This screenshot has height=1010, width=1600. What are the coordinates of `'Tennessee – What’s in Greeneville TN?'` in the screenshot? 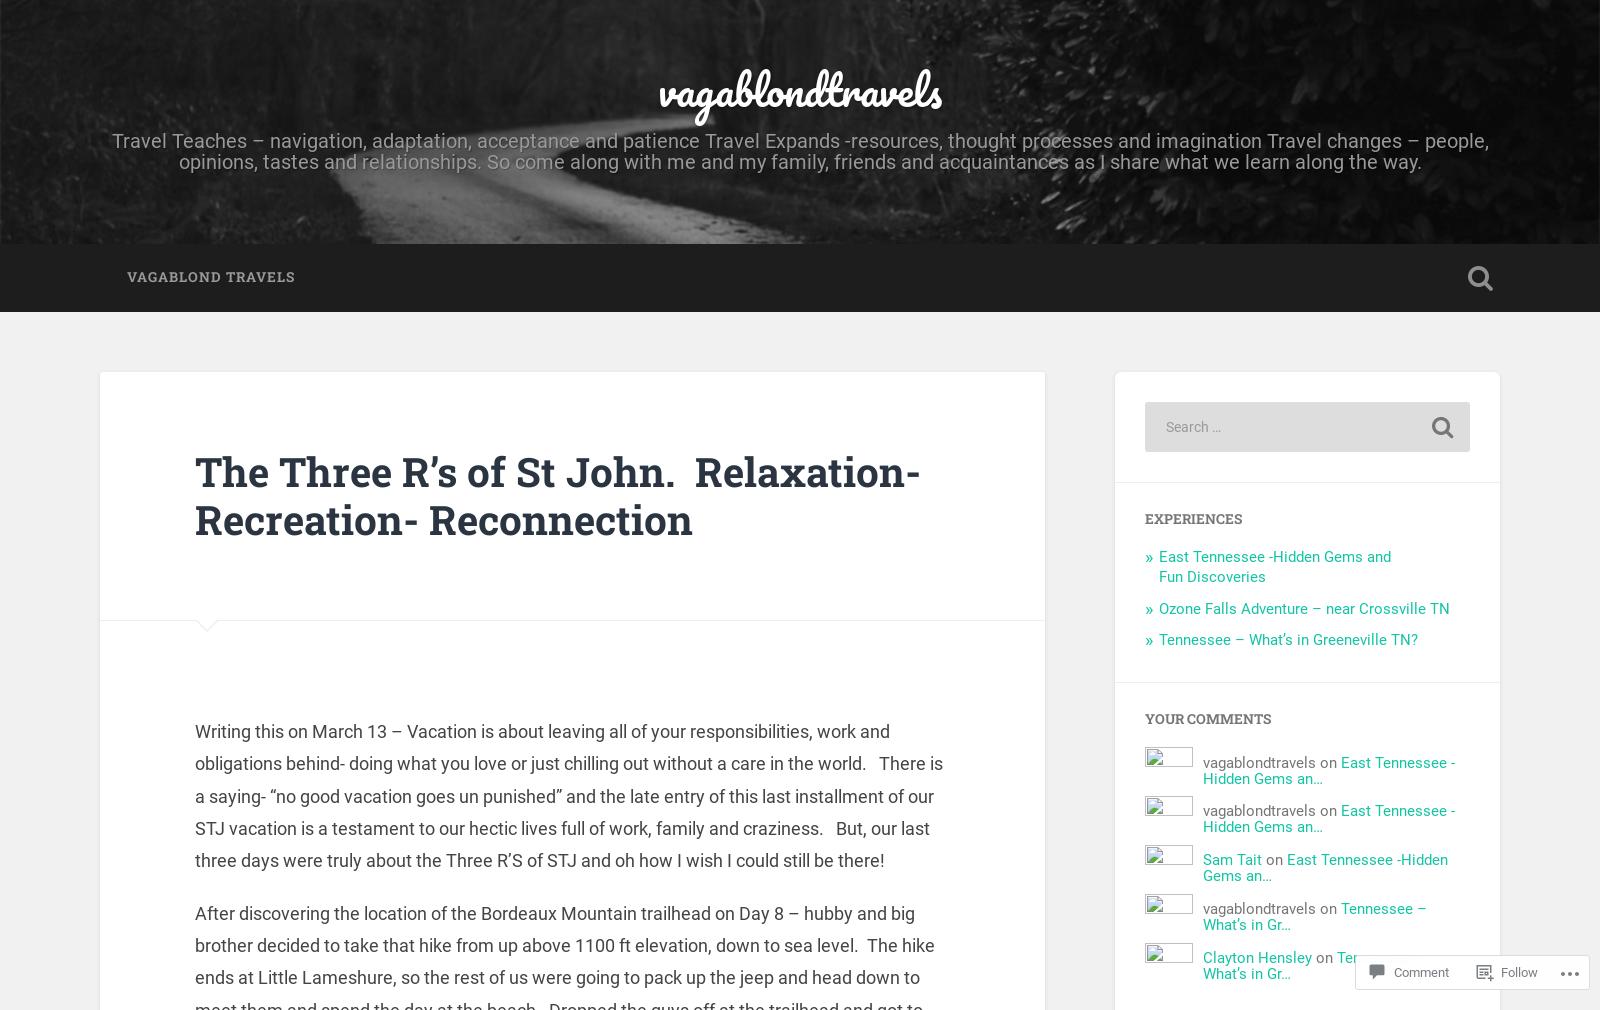 It's located at (1287, 639).